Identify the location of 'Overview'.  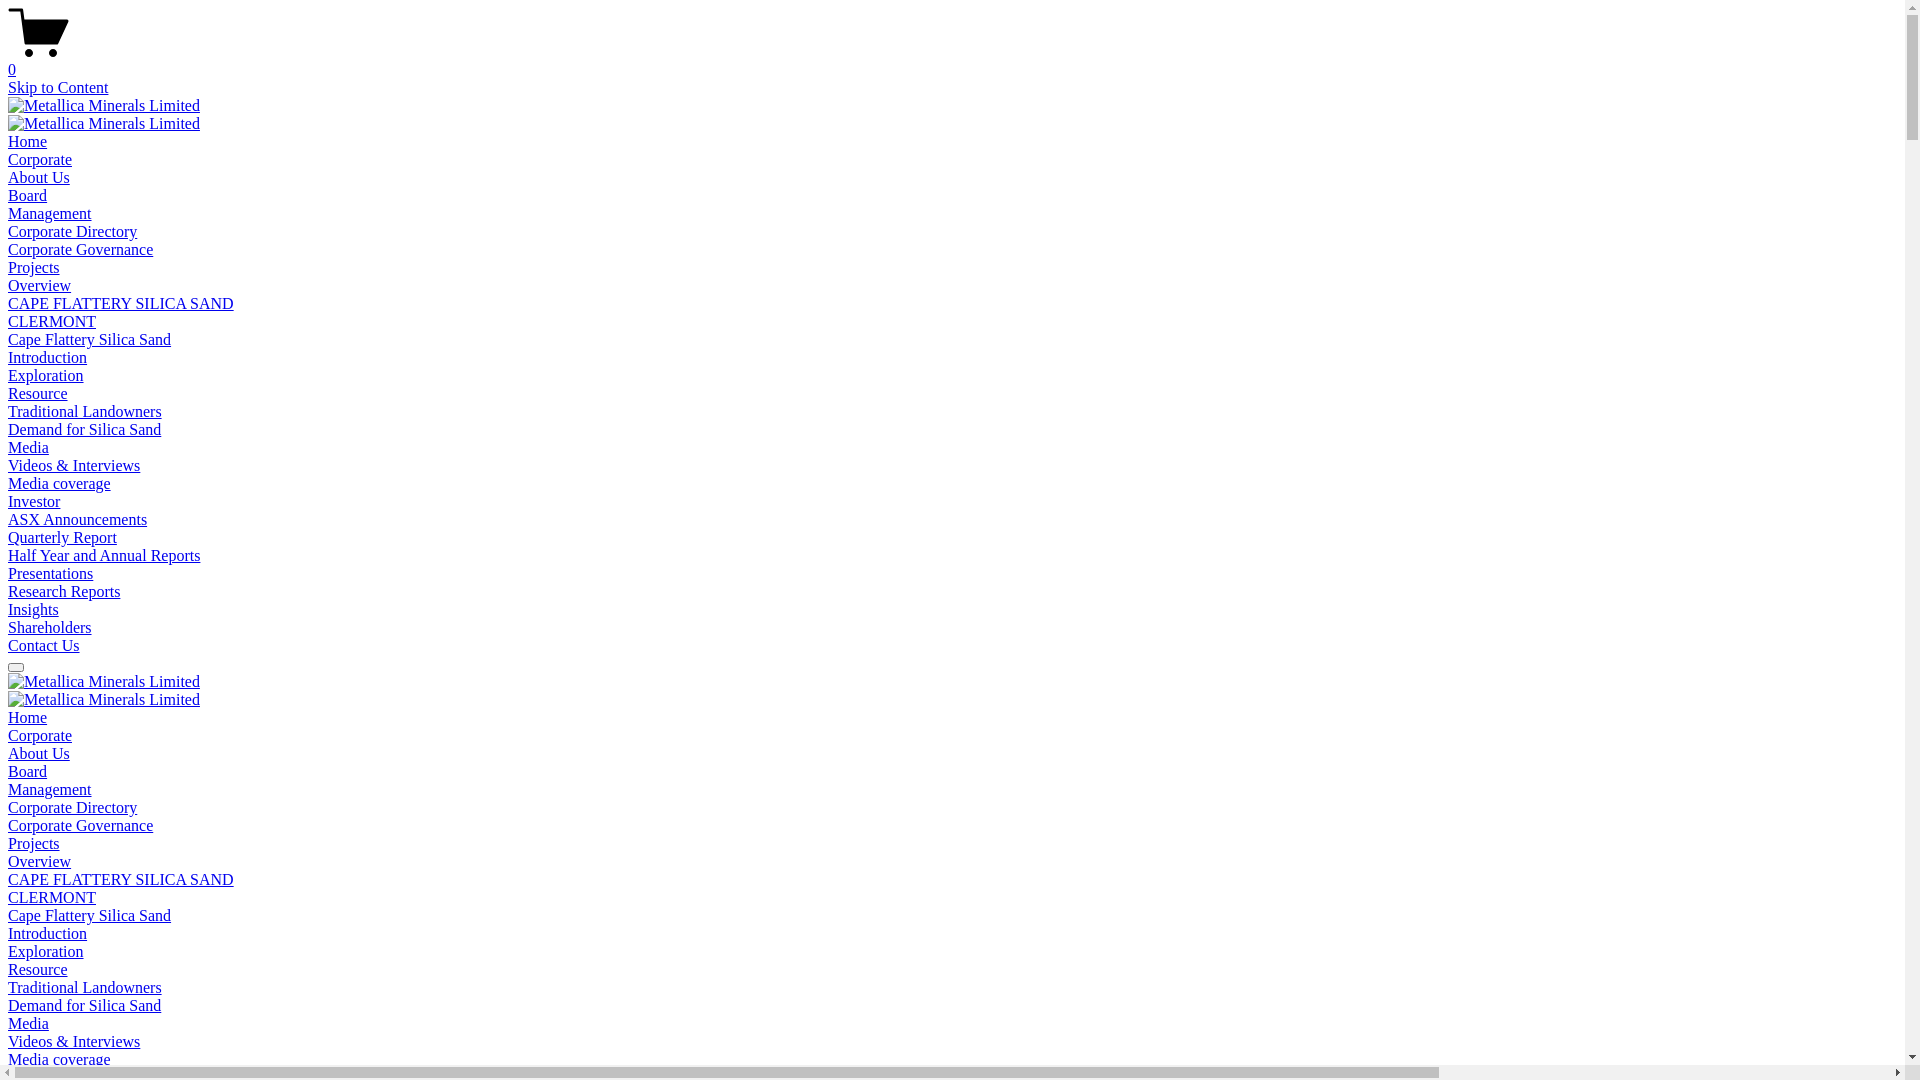
(39, 860).